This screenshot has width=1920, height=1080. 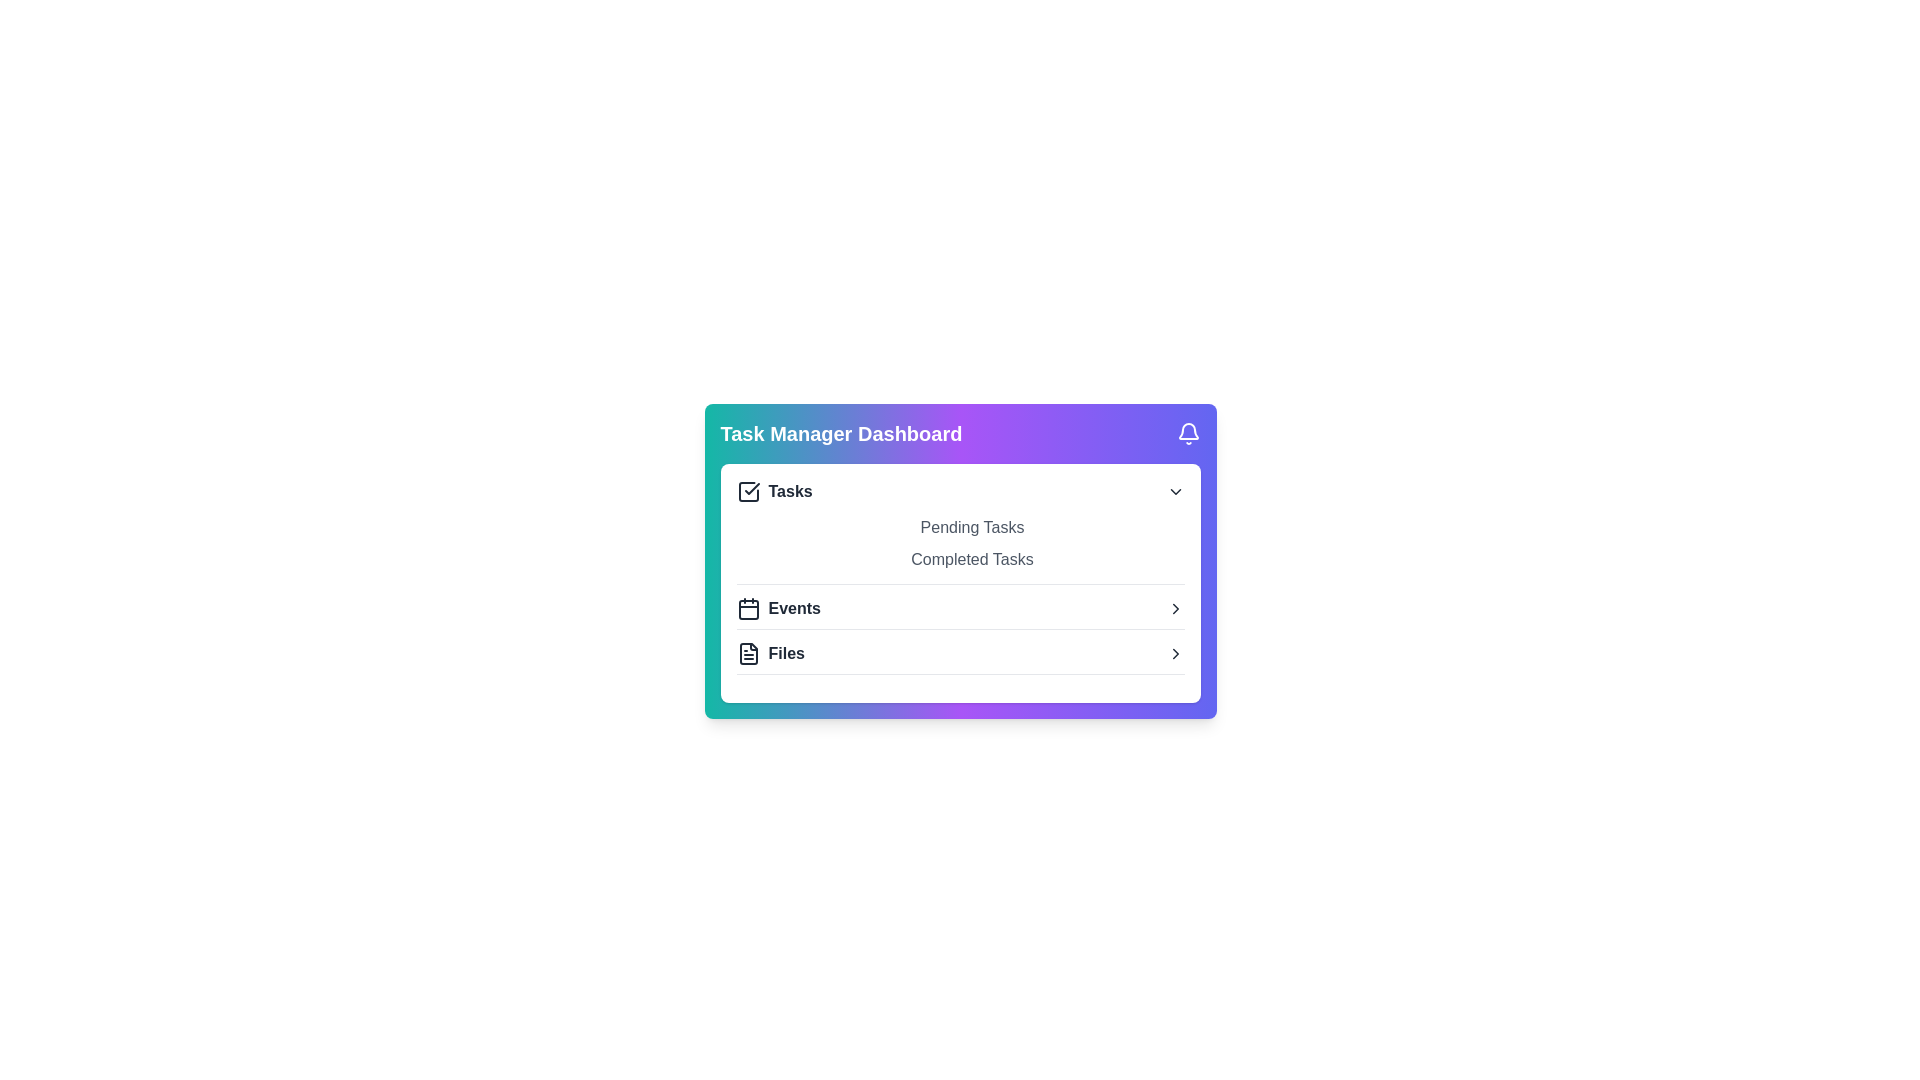 What do you see at coordinates (747, 492) in the screenshot?
I see `the status icon located to the immediate left of the text 'Tasks' in the first list item of the menu structure` at bounding box center [747, 492].